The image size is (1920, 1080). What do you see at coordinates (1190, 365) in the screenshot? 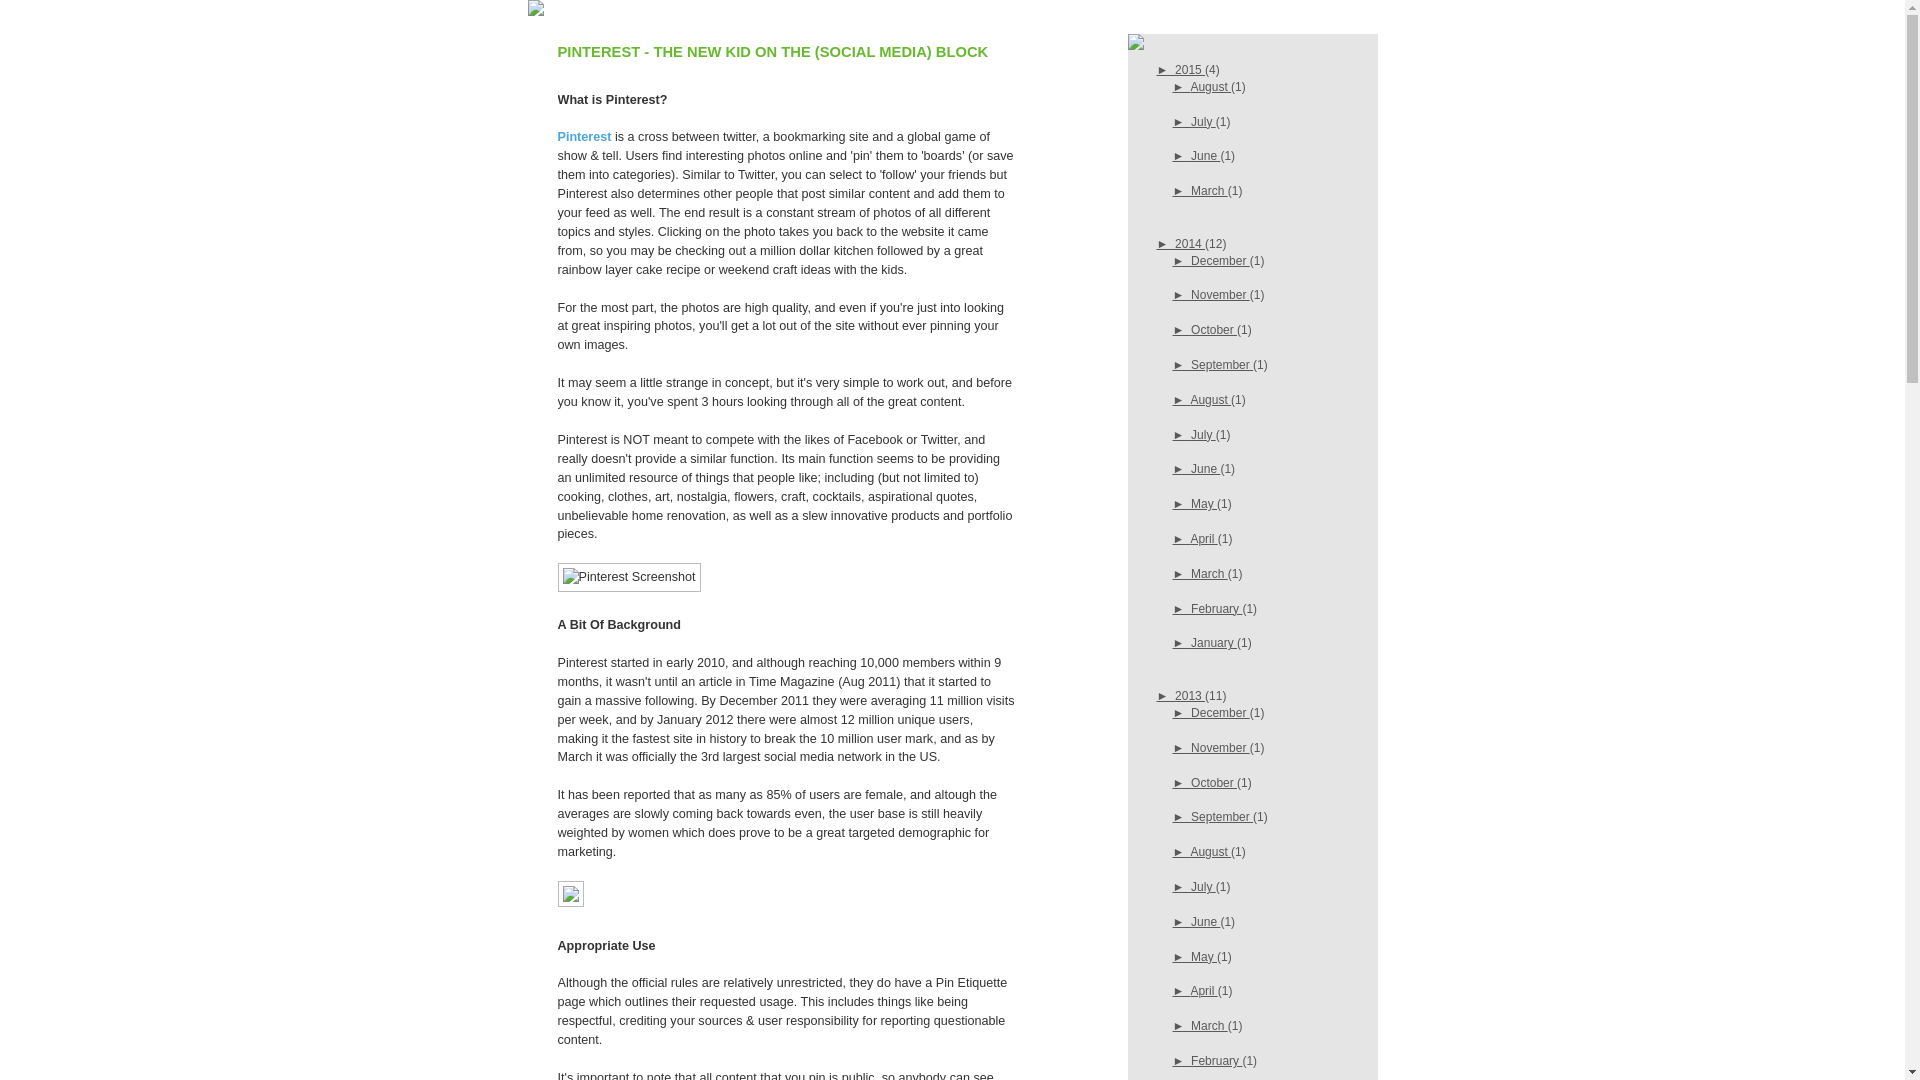
I see `'September'` at bounding box center [1190, 365].